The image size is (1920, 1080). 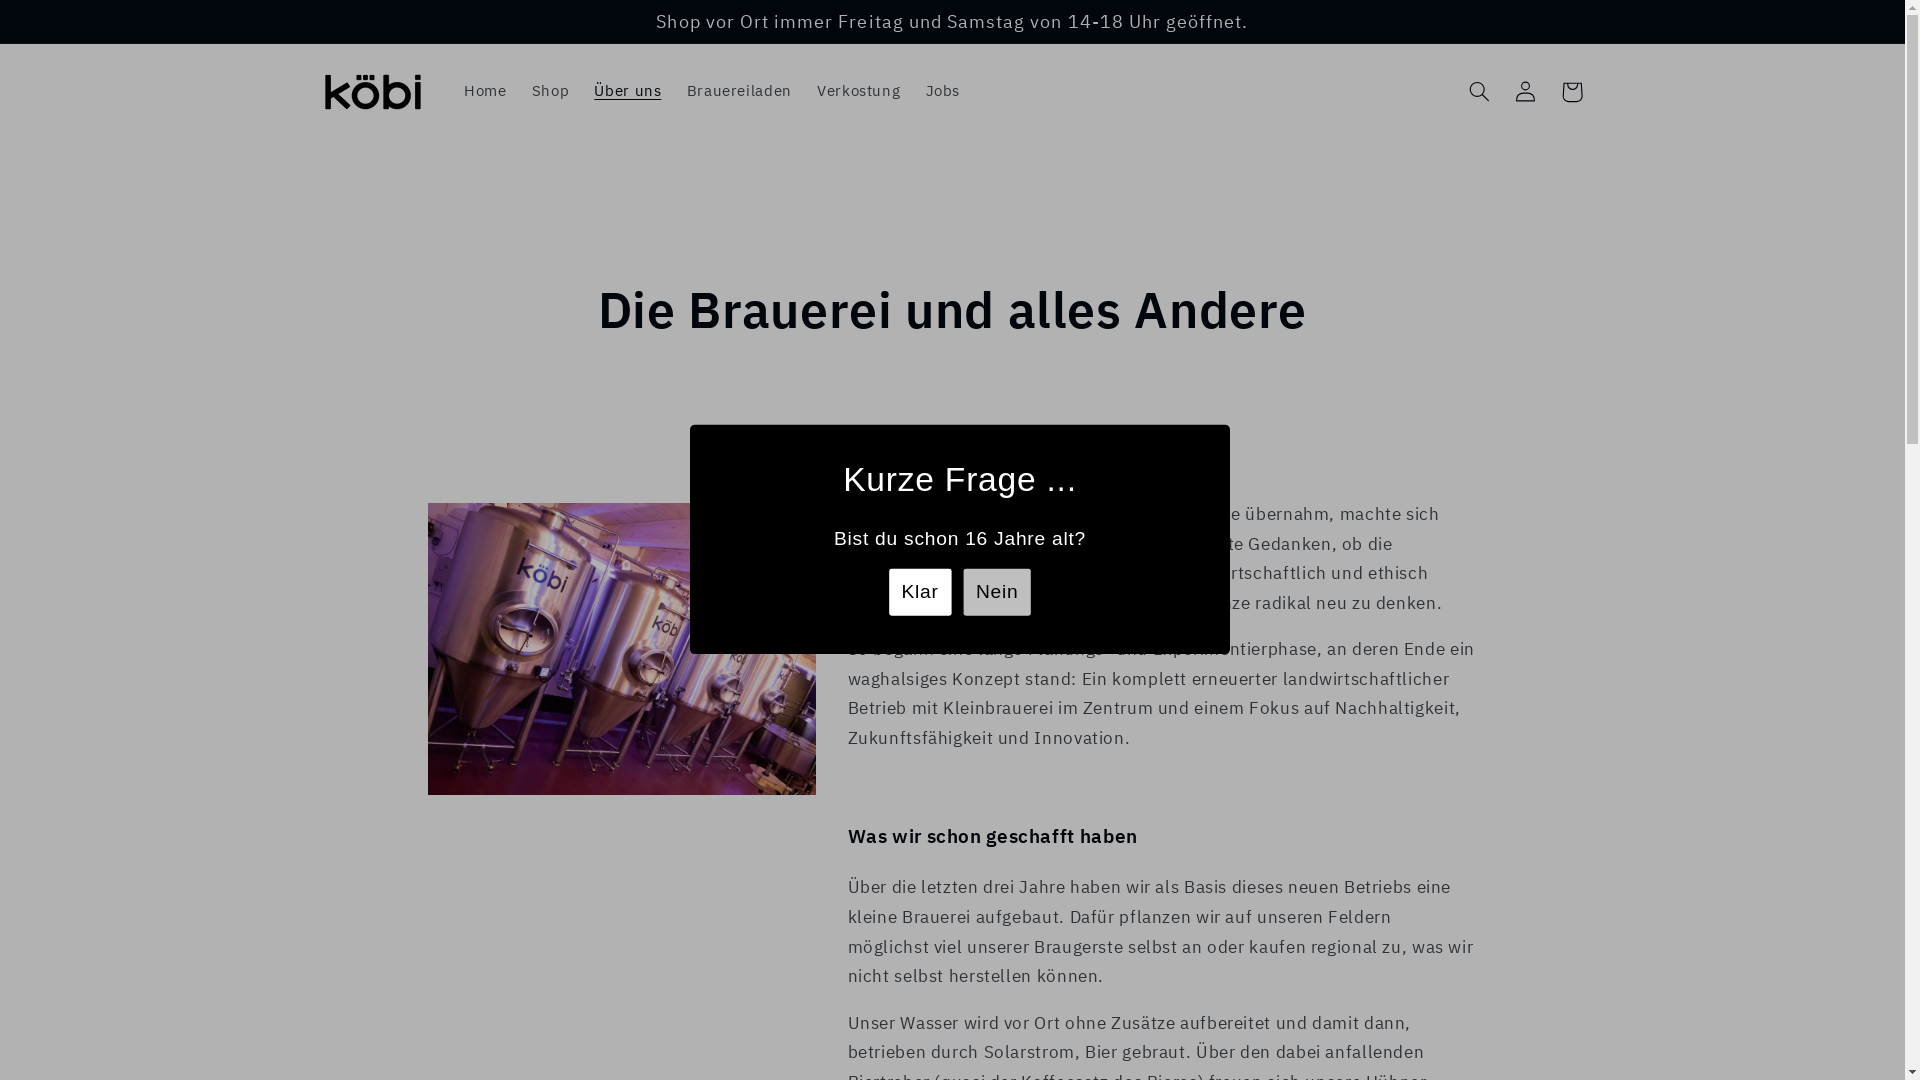 I want to click on 'Verkostung', so click(x=858, y=92).